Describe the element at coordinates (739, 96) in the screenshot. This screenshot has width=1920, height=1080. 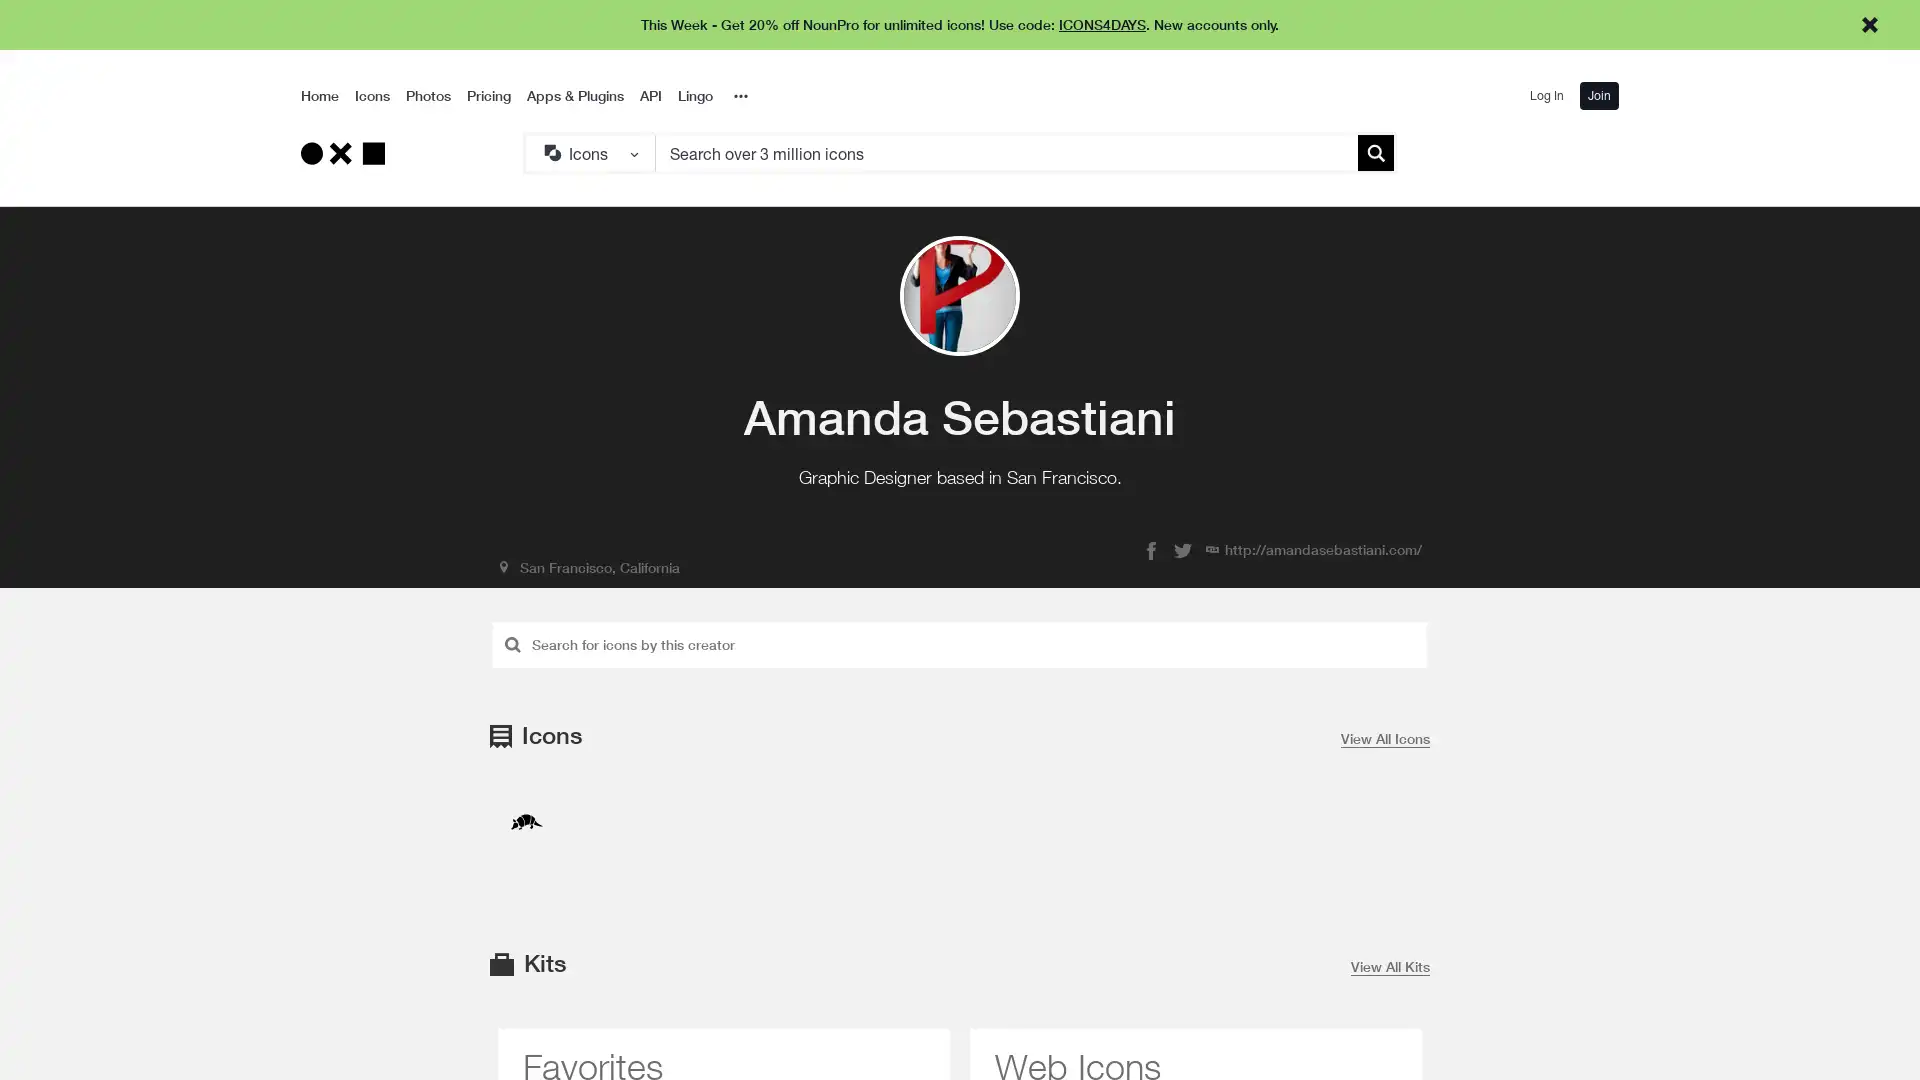
I see `Overflow Menu` at that location.